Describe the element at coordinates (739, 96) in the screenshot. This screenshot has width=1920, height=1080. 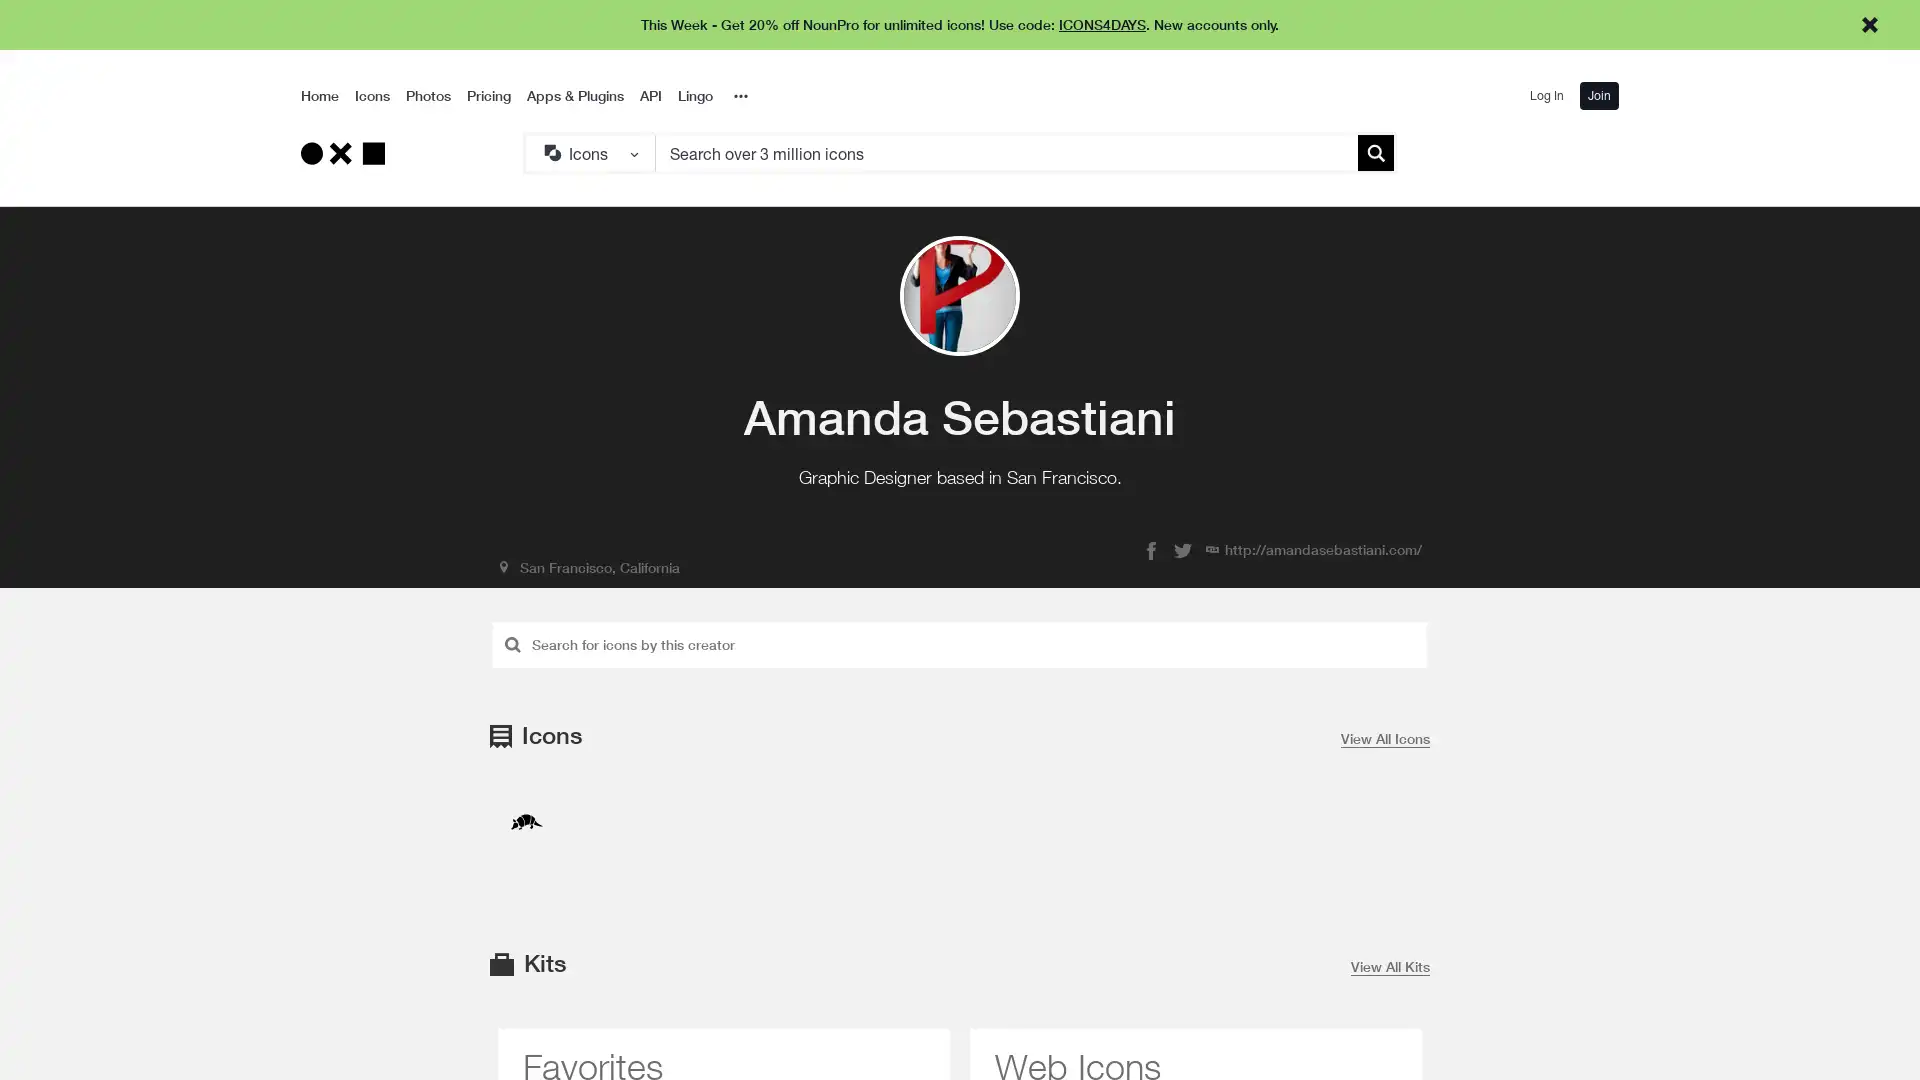
I see `Overflow Menu` at that location.